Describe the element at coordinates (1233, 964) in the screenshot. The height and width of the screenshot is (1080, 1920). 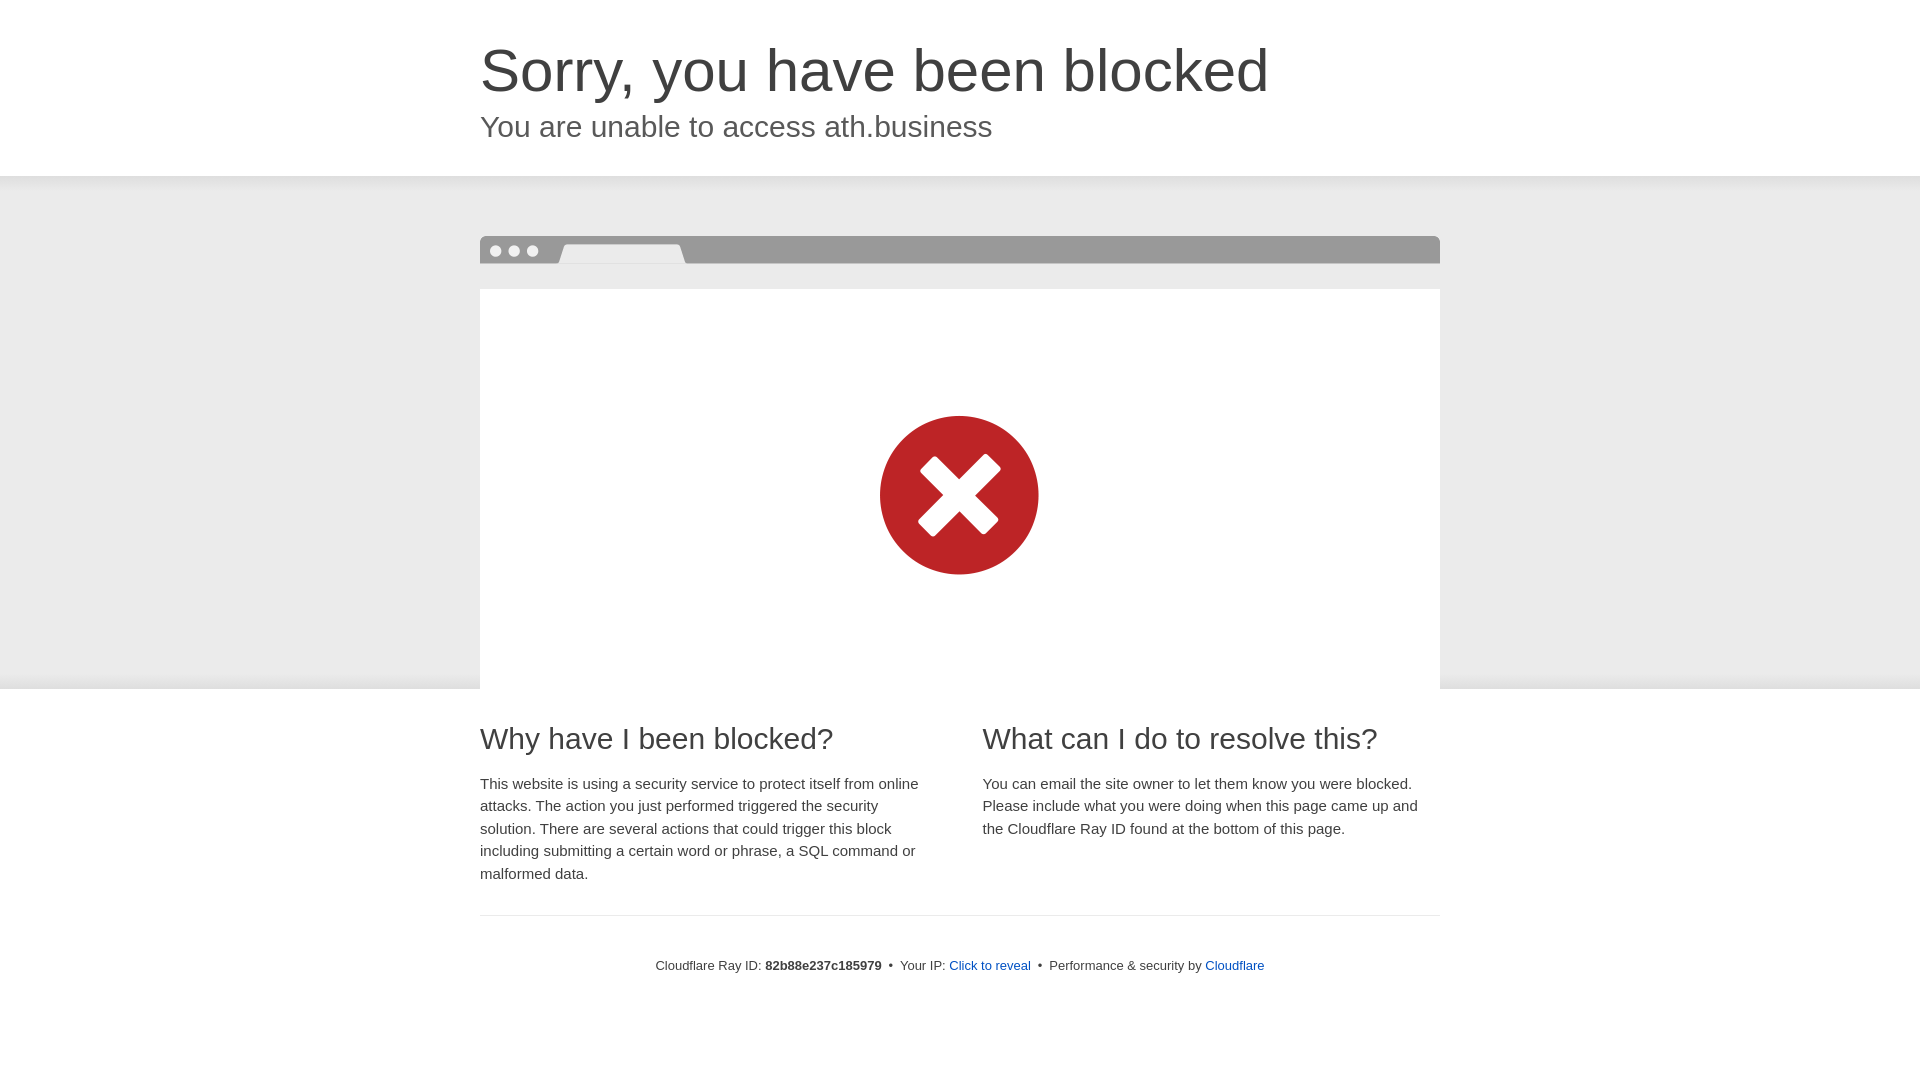
I see `'Cloudflare'` at that location.